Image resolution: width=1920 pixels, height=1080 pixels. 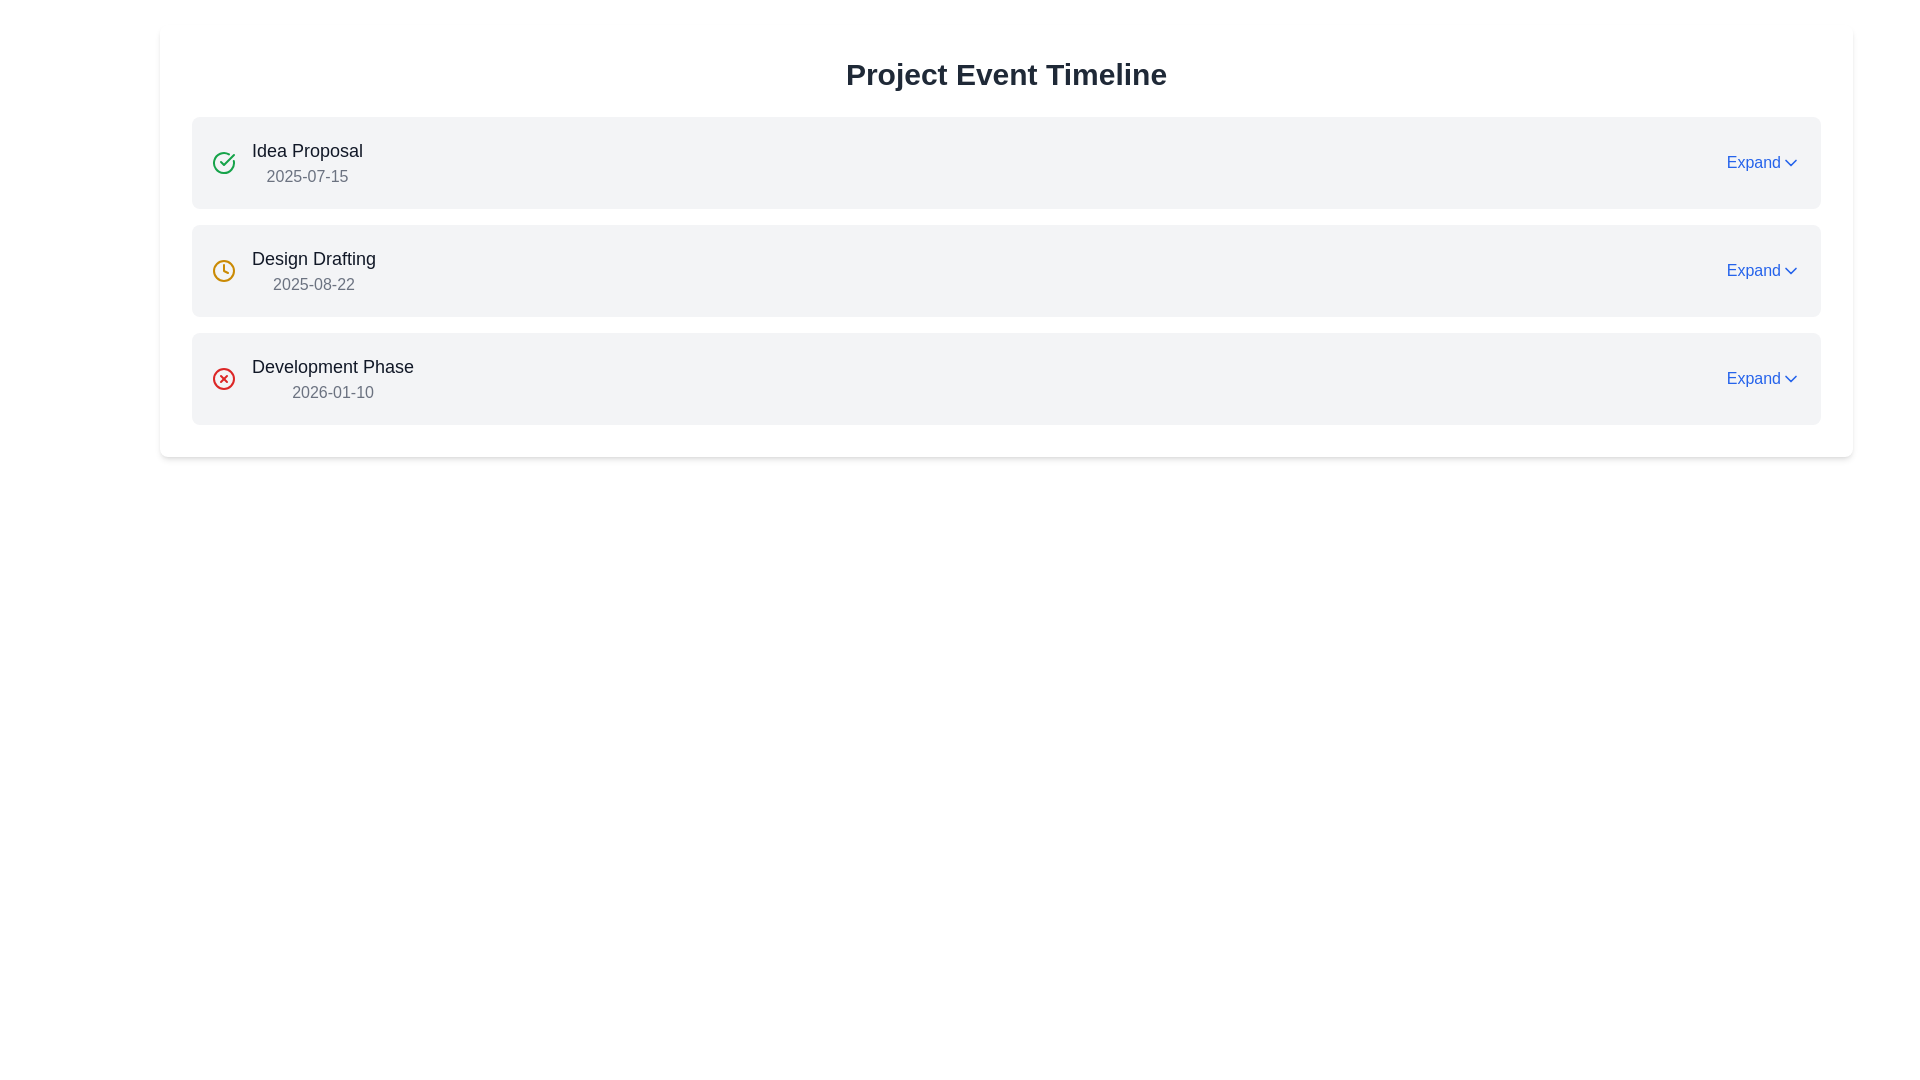 What do you see at coordinates (333, 392) in the screenshot?
I see `the text label that displays the date for the 'Development Phase' of the project, which is positioned to the right of the main title in the same row` at bounding box center [333, 392].